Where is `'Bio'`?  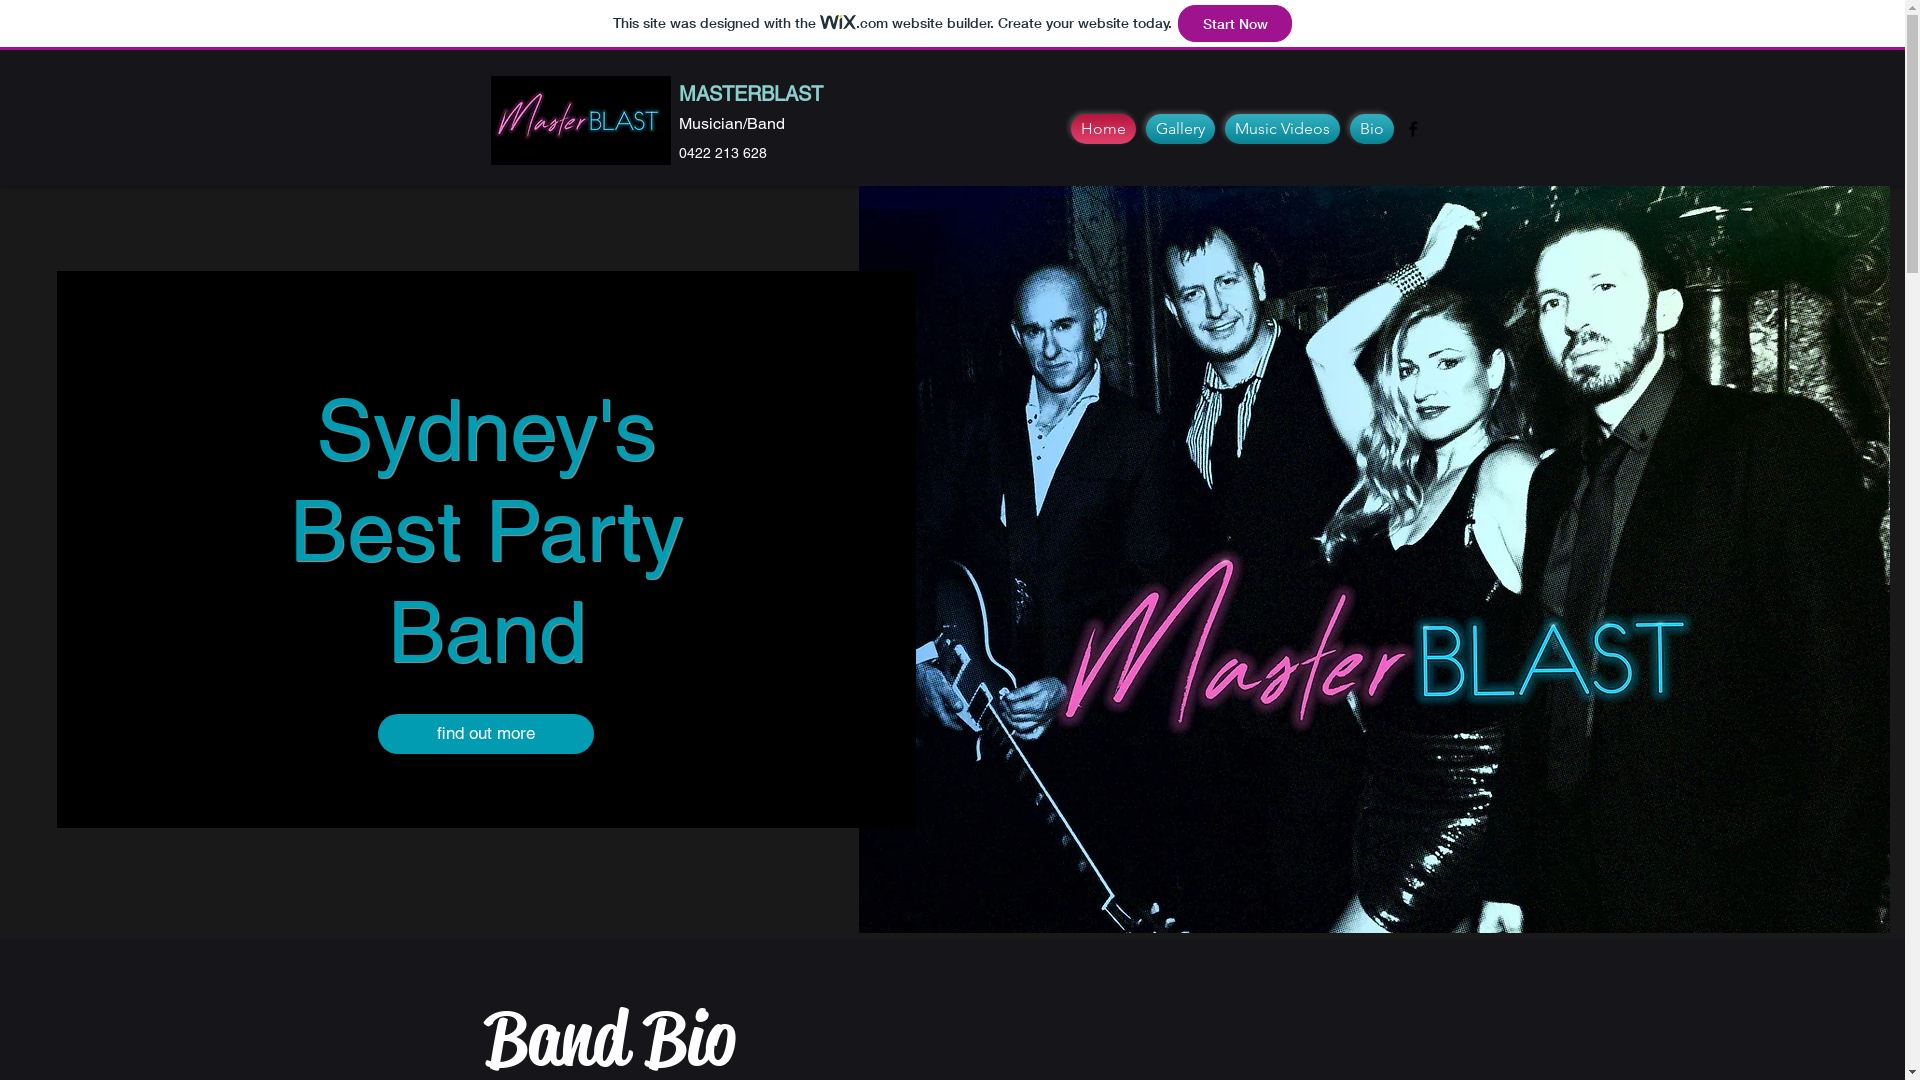
'Bio' is located at coordinates (1344, 128).